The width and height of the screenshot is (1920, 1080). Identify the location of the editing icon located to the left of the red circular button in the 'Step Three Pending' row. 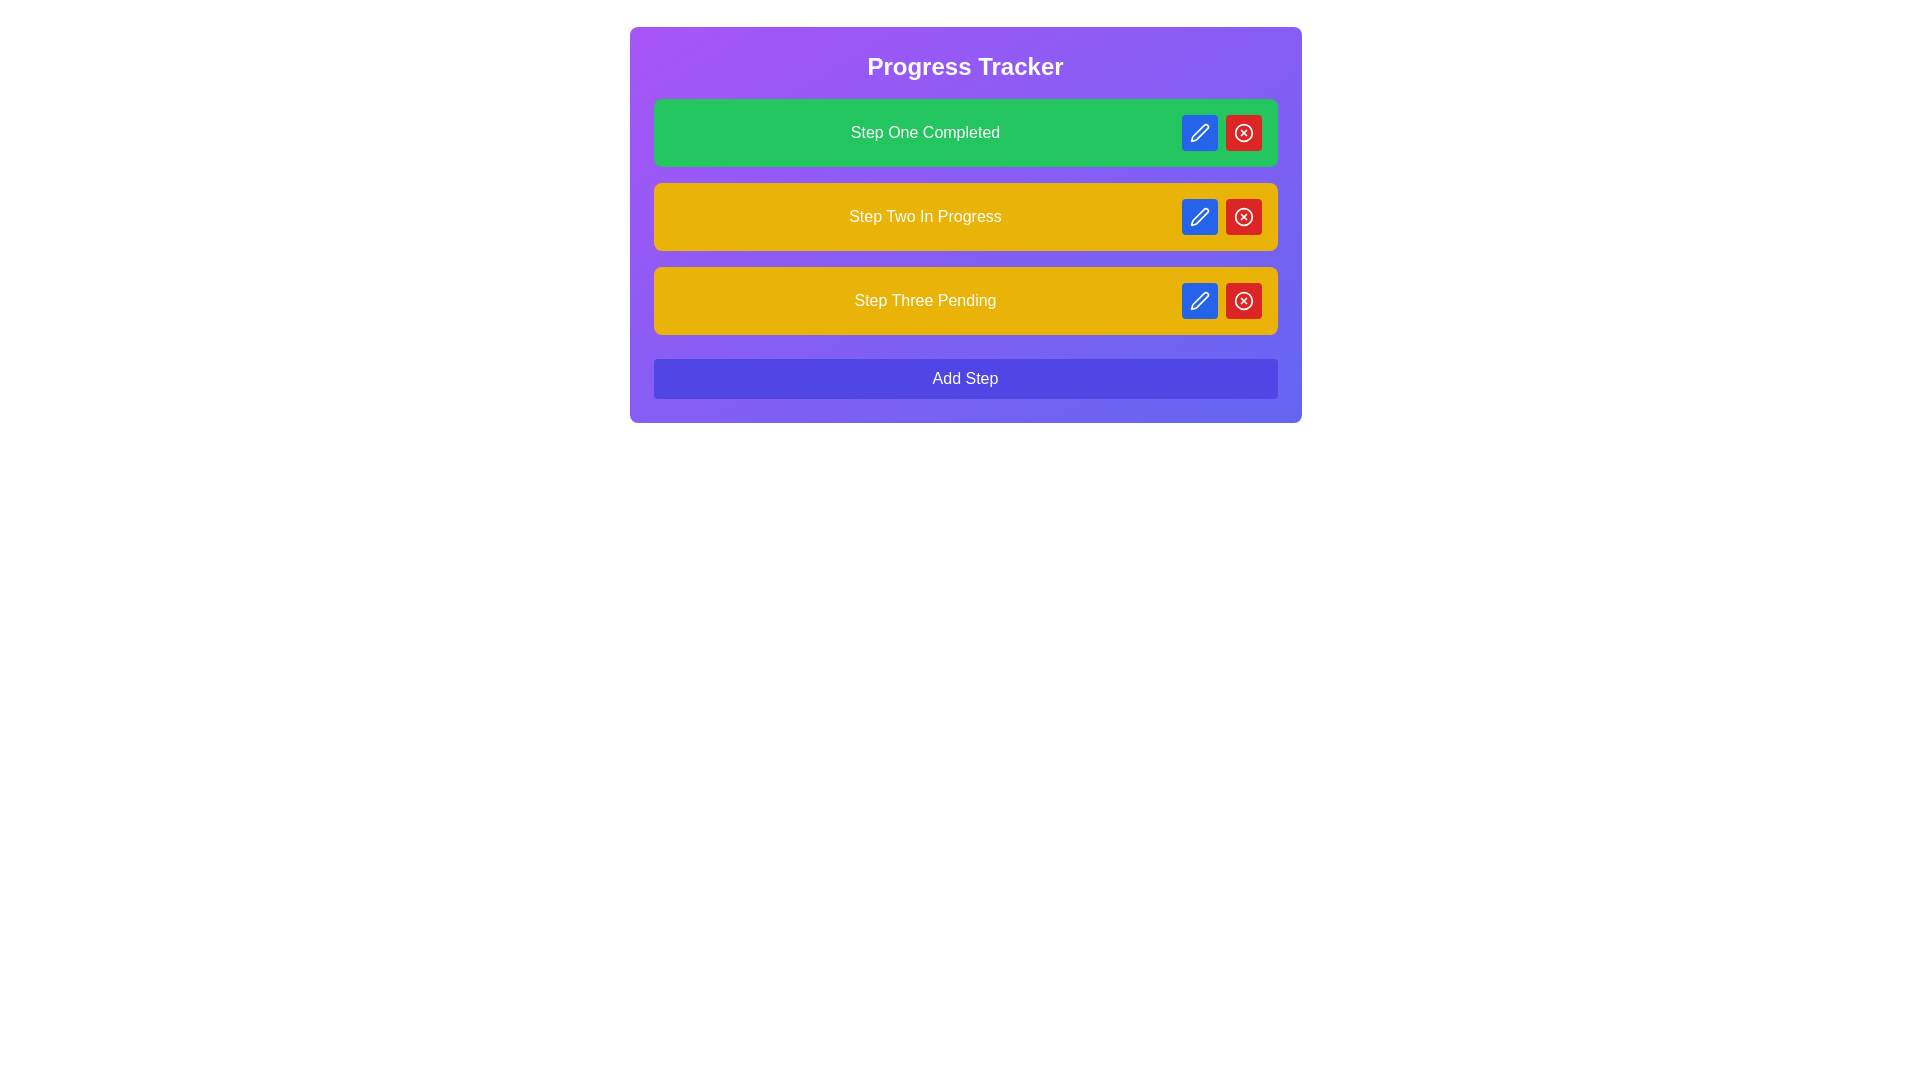
(1199, 300).